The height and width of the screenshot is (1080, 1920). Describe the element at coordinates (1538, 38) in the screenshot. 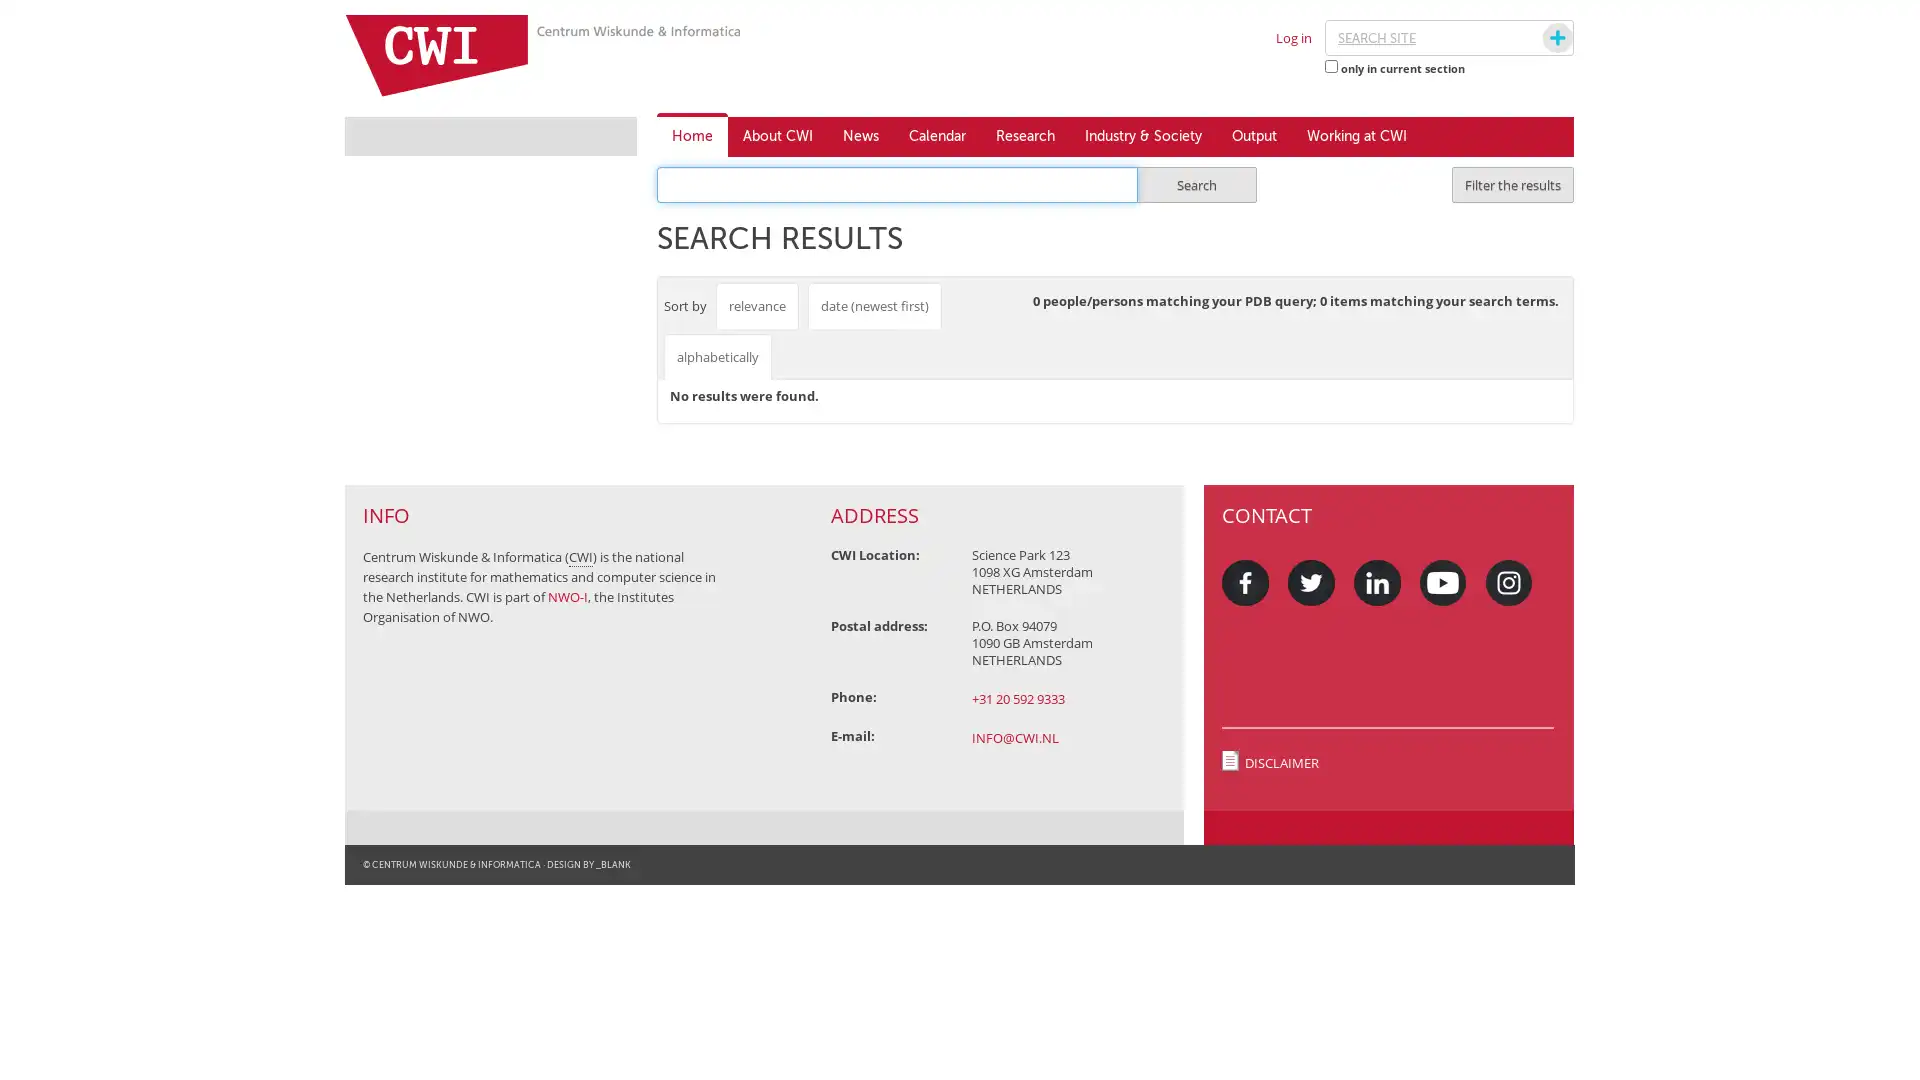

I see `Search` at that location.